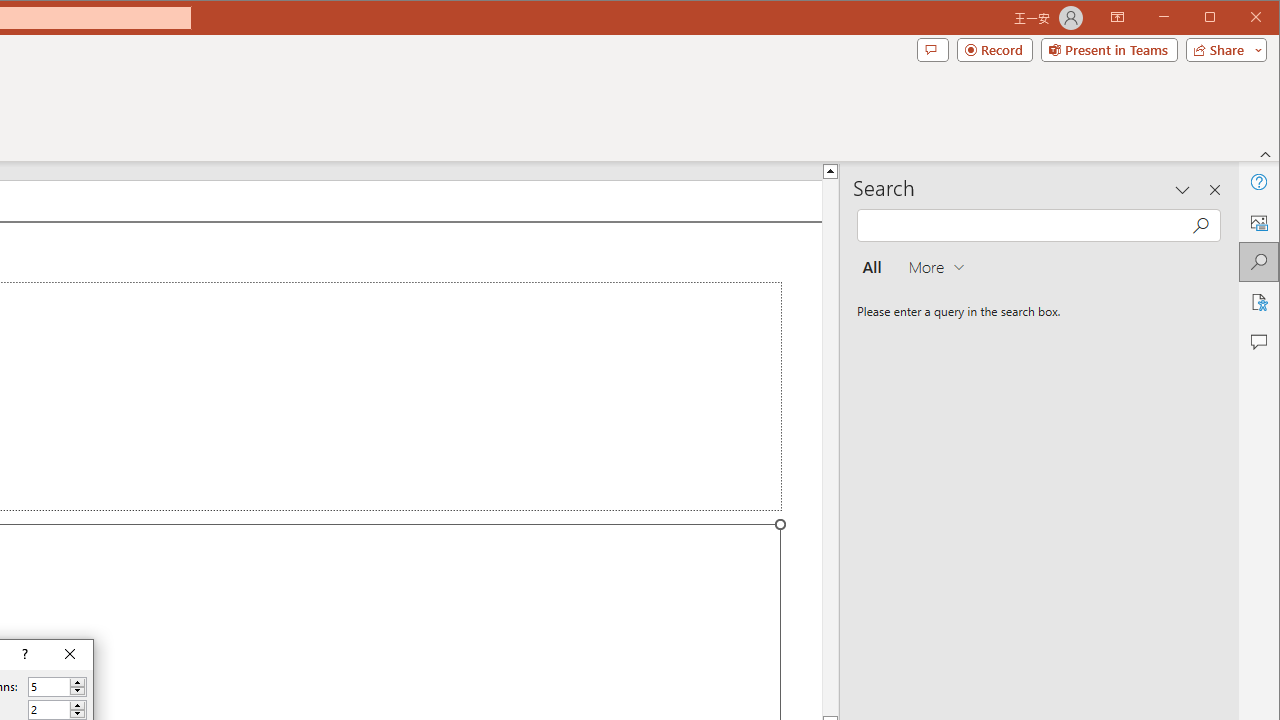 This screenshot has height=720, width=1280. What do you see at coordinates (49, 709) in the screenshot?
I see `'Number of rows'` at bounding box center [49, 709].